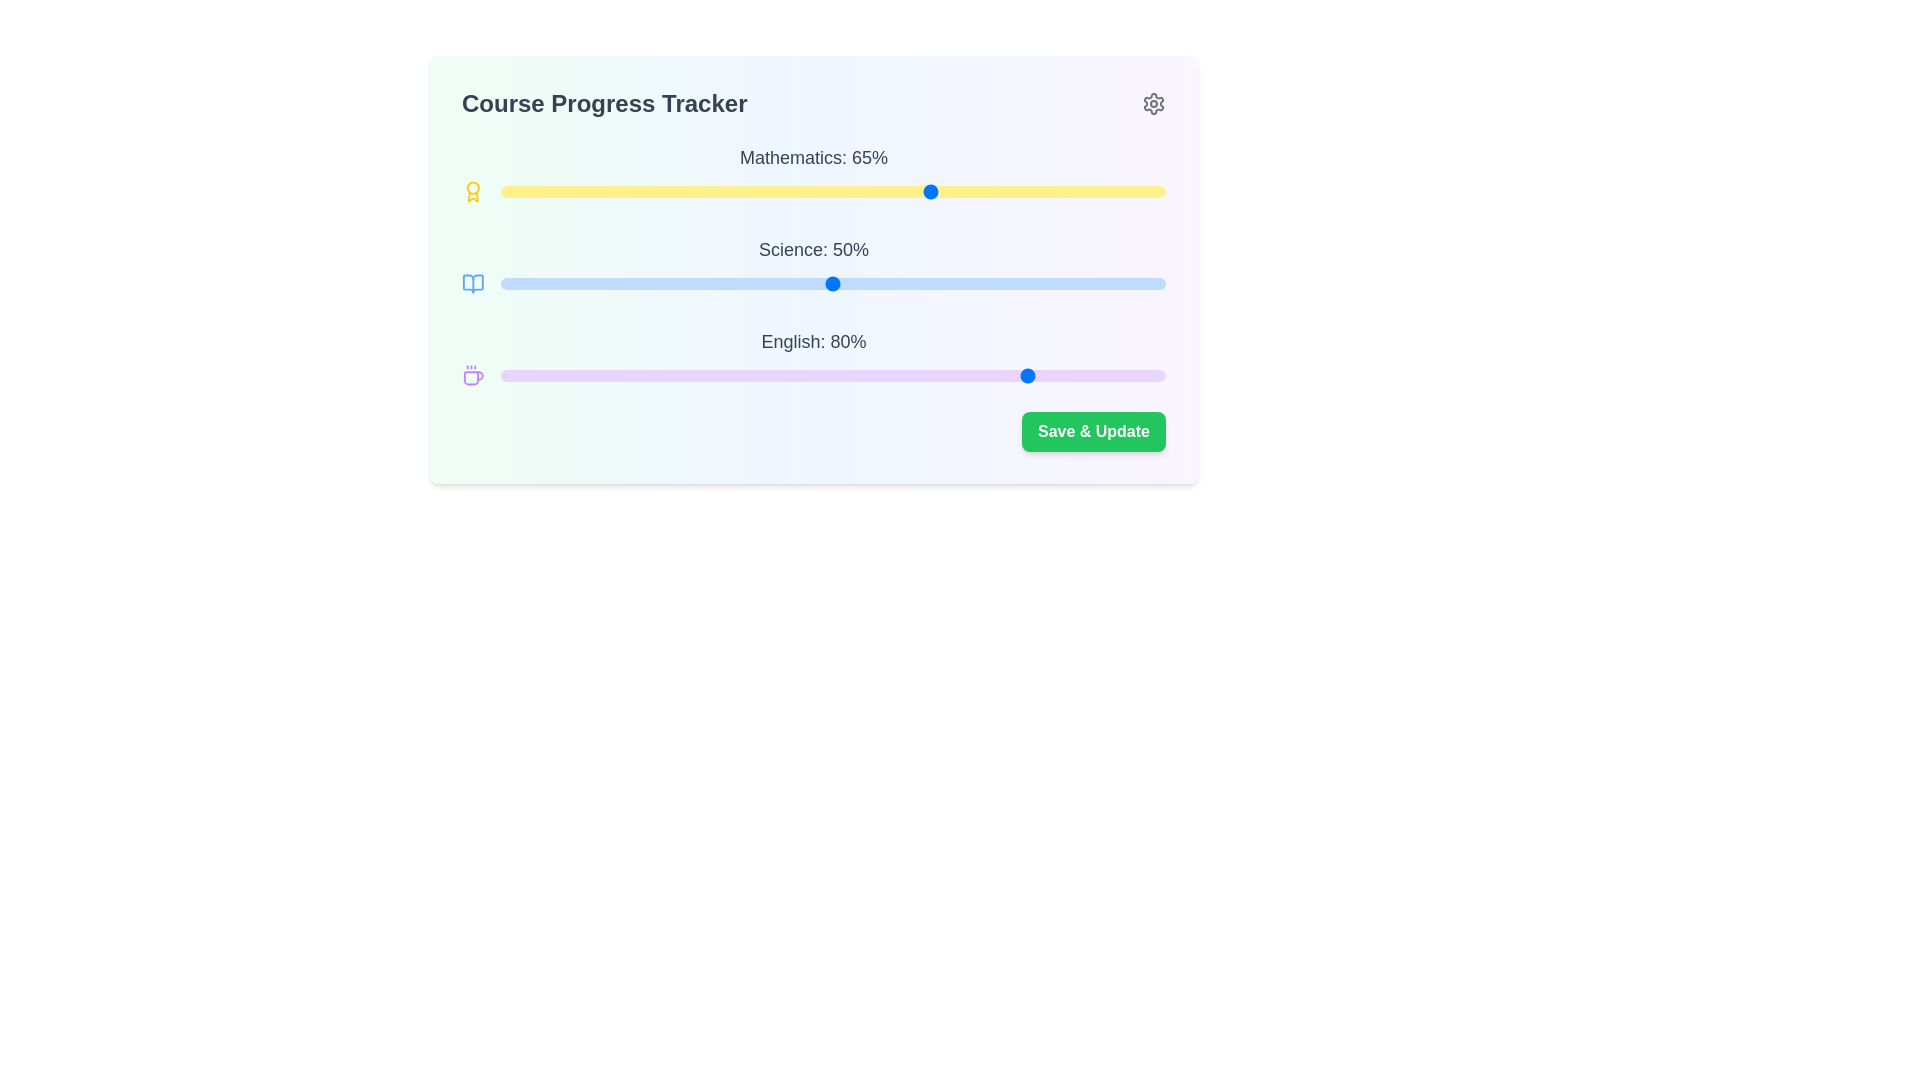 The width and height of the screenshot is (1920, 1080). I want to click on the mathematics progress, so click(653, 192).